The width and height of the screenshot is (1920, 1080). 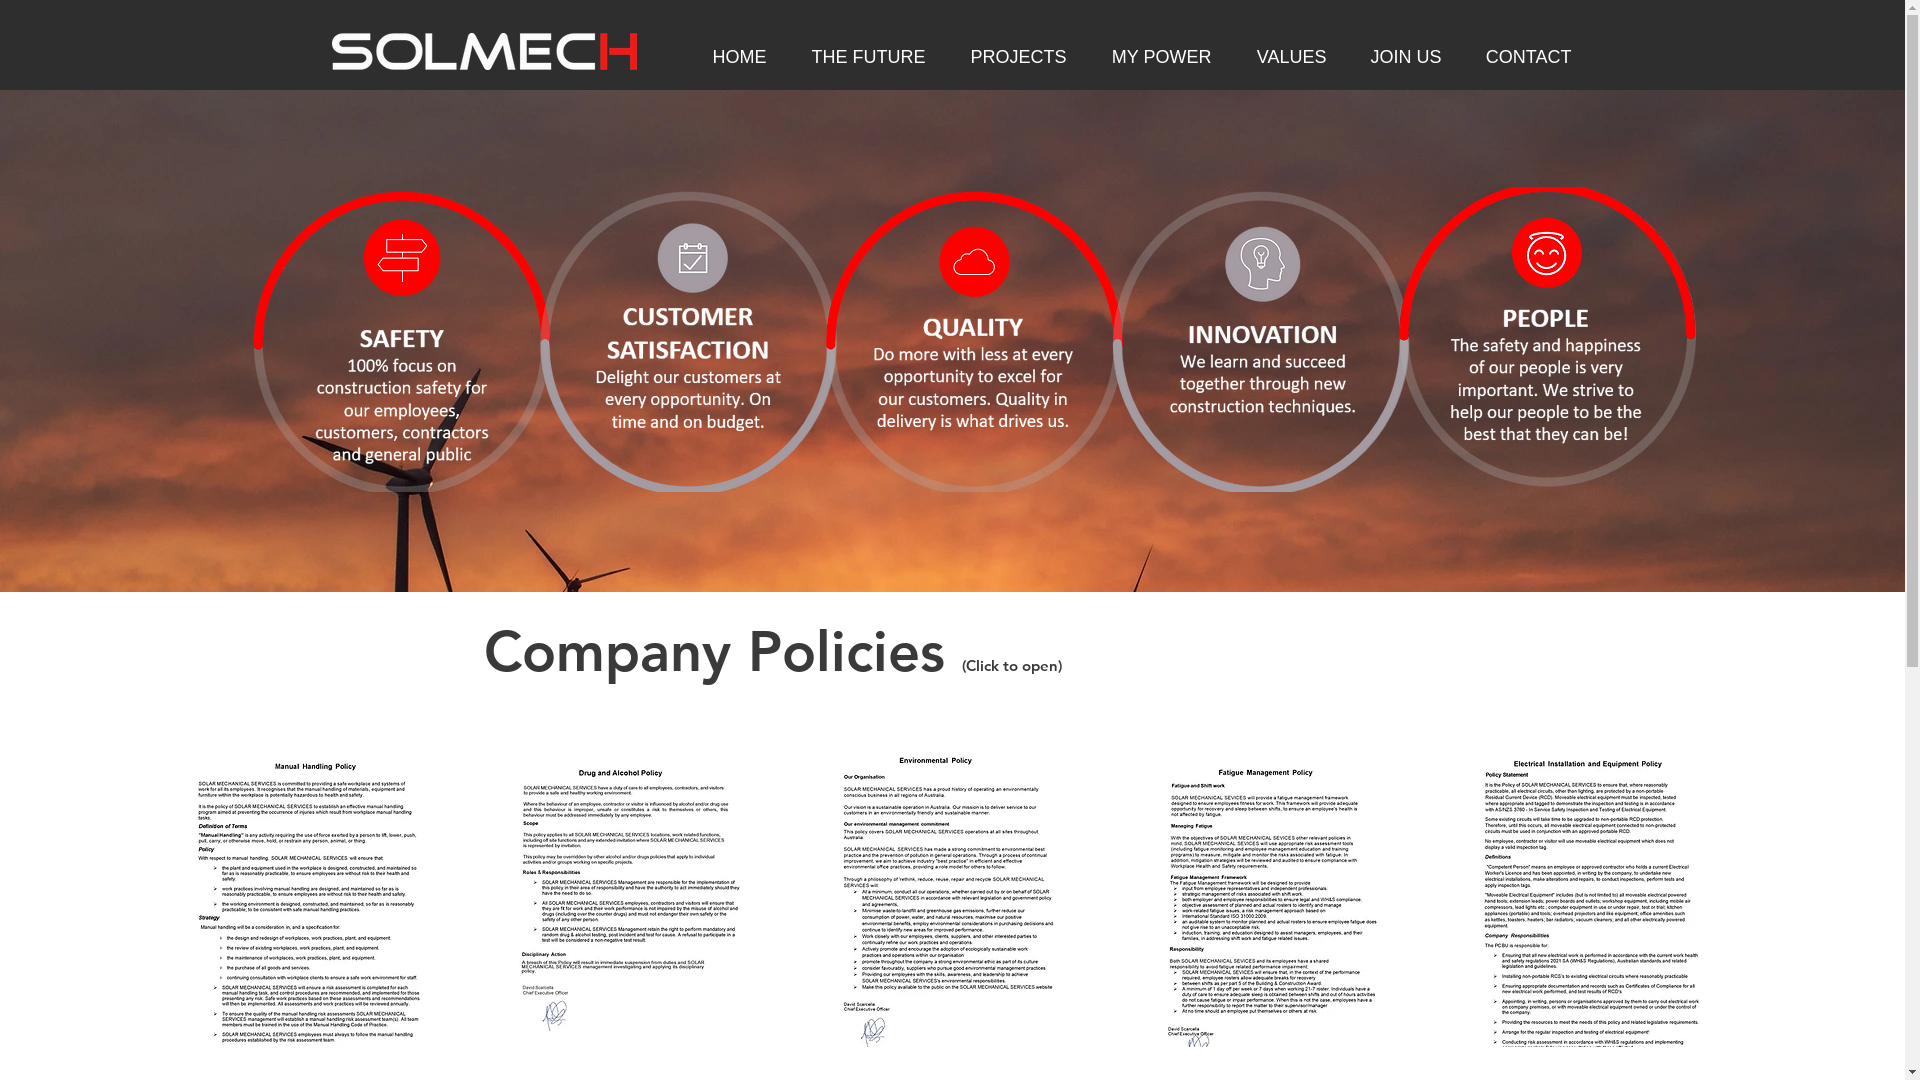 What do you see at coordinates (1342, 56) in the screenshot?
I see `'JOIN US'` at bounding box center [1342, 56].